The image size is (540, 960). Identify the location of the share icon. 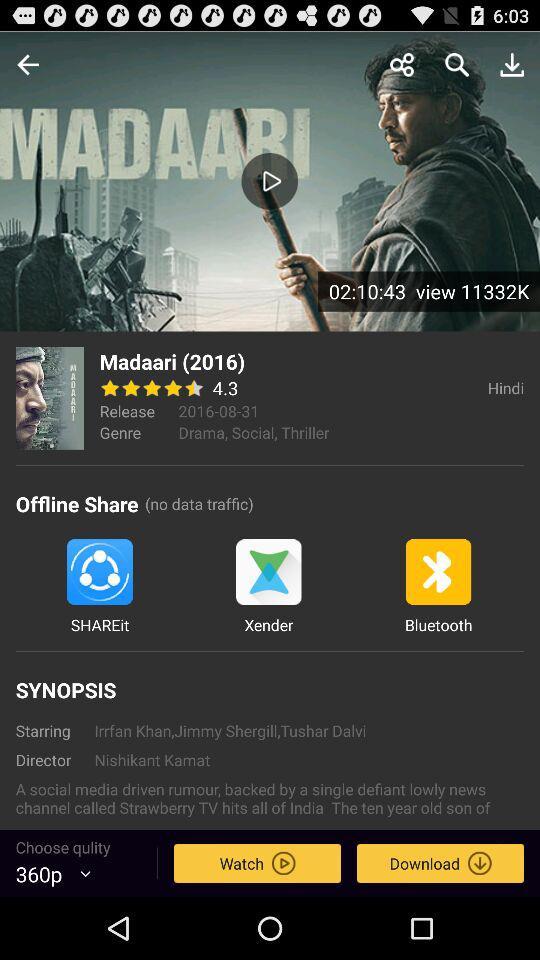
(401, 69).